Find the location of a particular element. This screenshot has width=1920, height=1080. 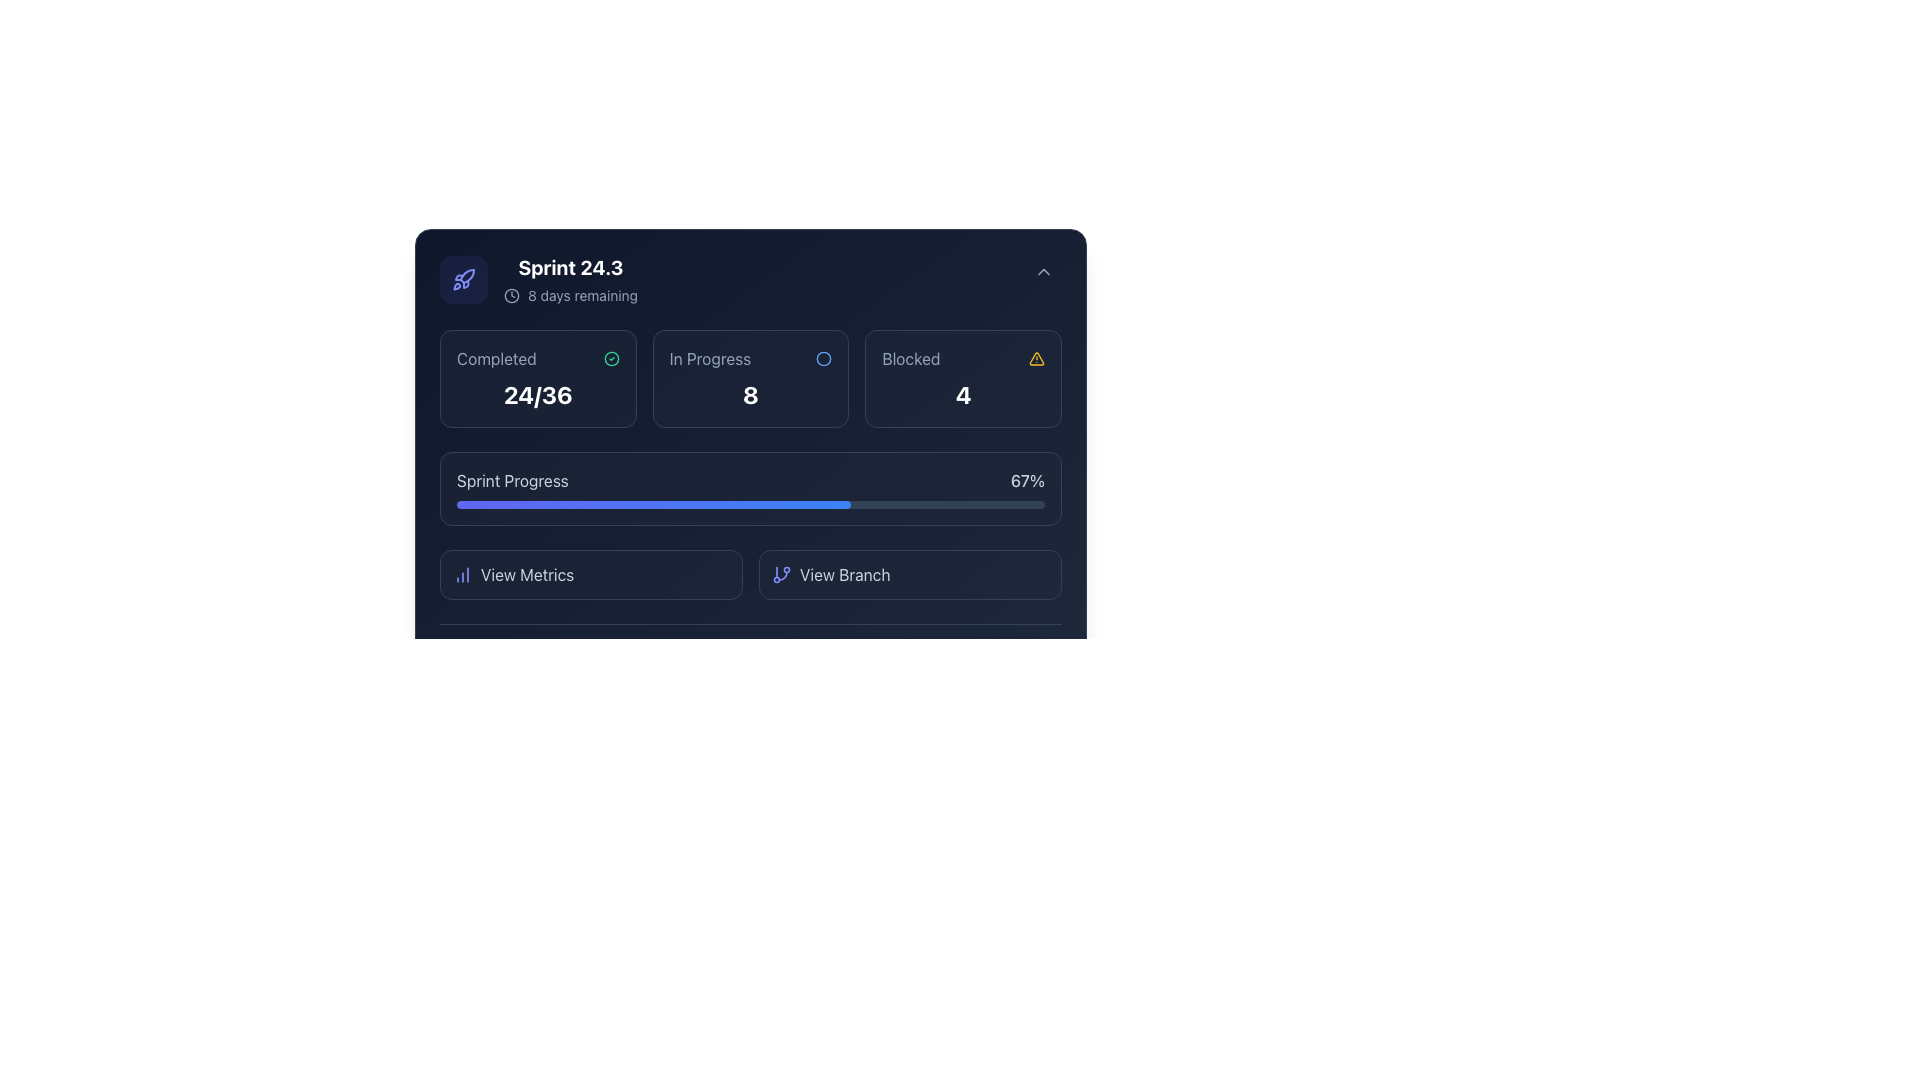

the middle panel that displays the count of items currently in progress within the sprint to show more detailed information is located at coordinates (749, 378).